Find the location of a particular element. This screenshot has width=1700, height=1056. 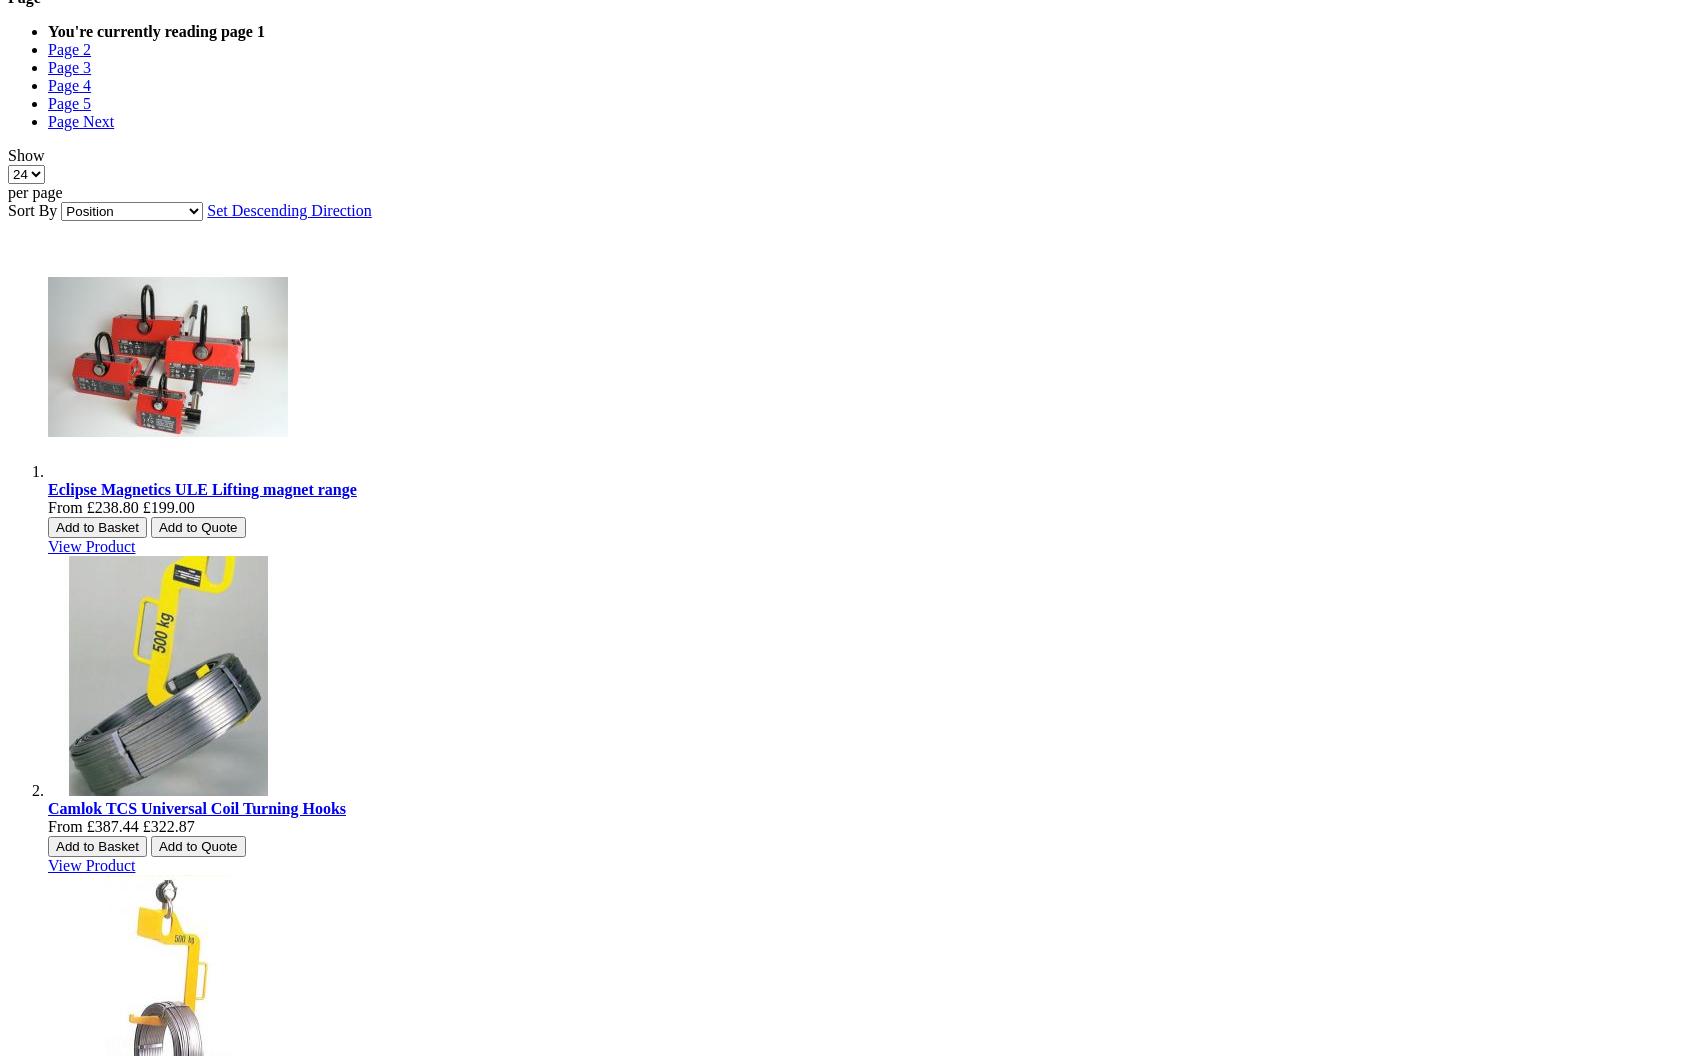

'Show' is located at coordinates (26, 155).